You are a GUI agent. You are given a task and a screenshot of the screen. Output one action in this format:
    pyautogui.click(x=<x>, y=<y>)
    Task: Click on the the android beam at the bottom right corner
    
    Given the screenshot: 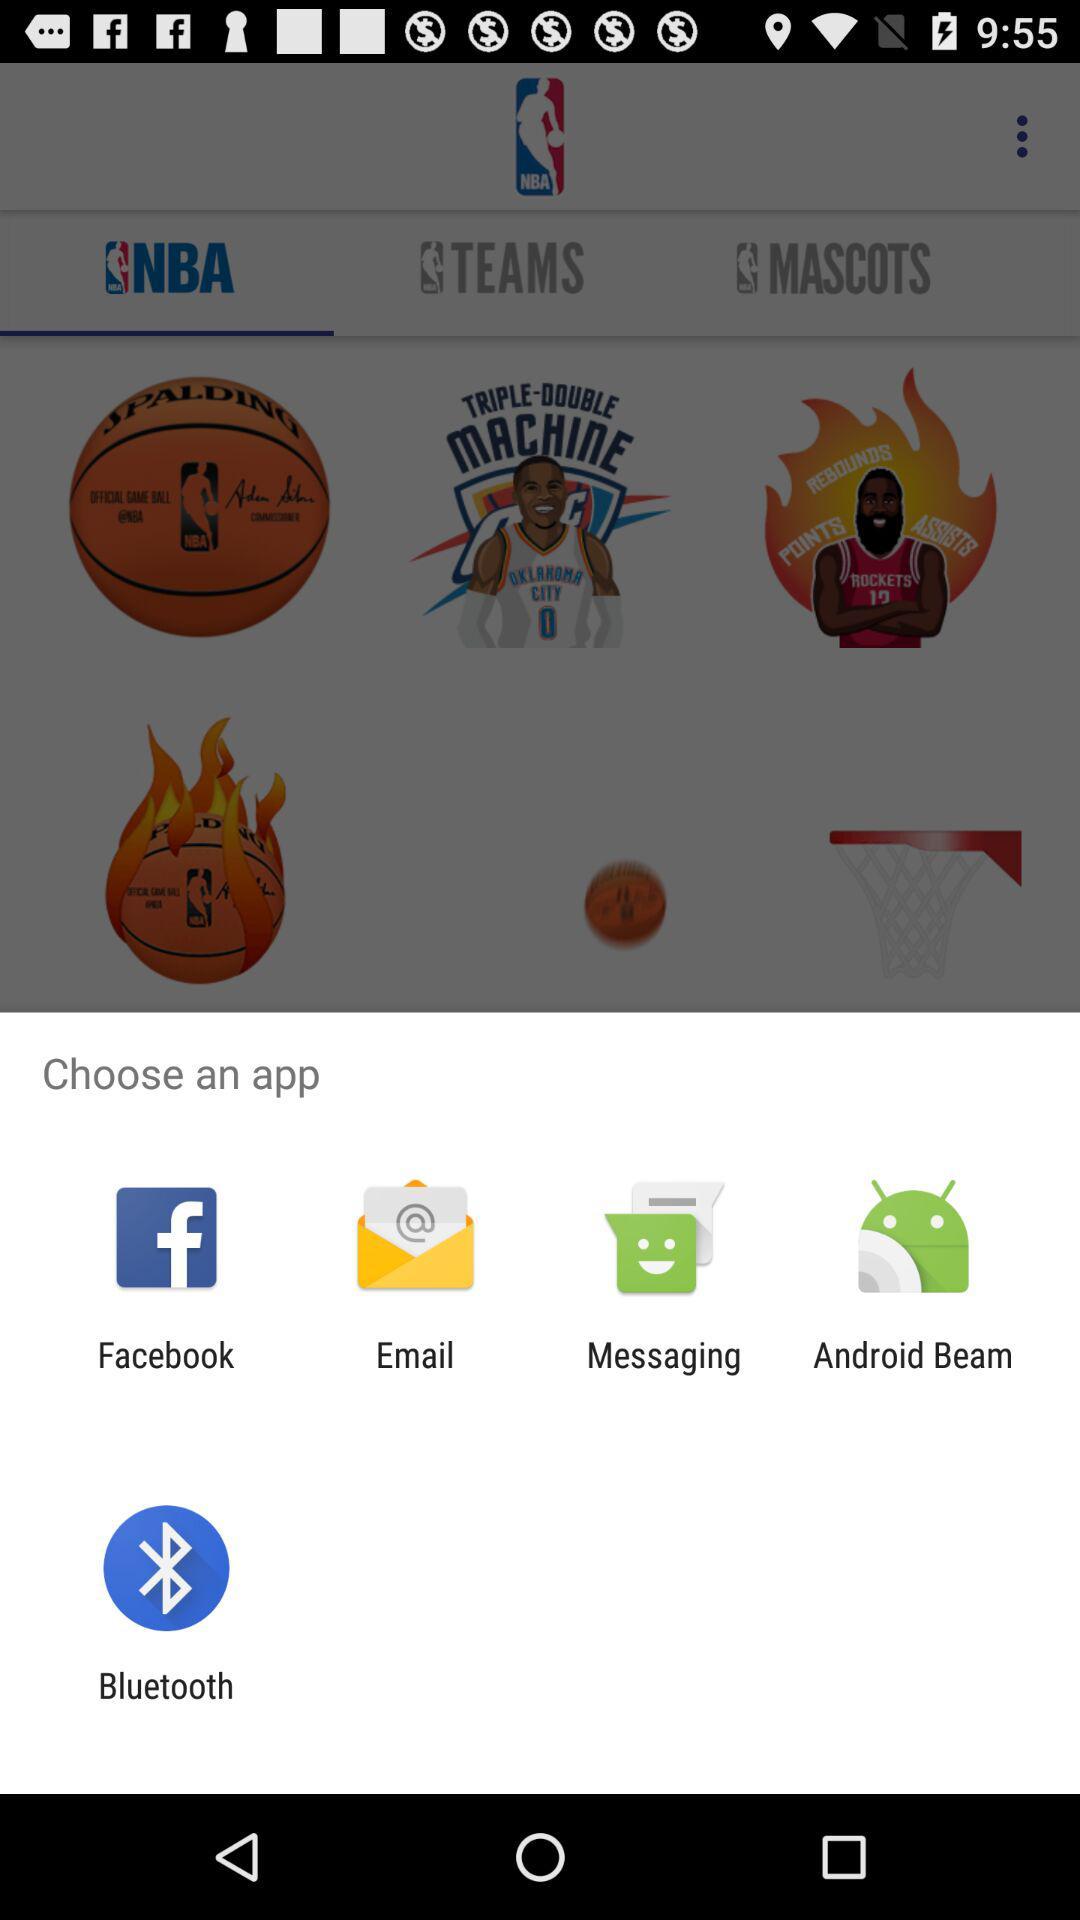 What is the action you would take?
    pyautogui.click(x=913, y=1374)
    